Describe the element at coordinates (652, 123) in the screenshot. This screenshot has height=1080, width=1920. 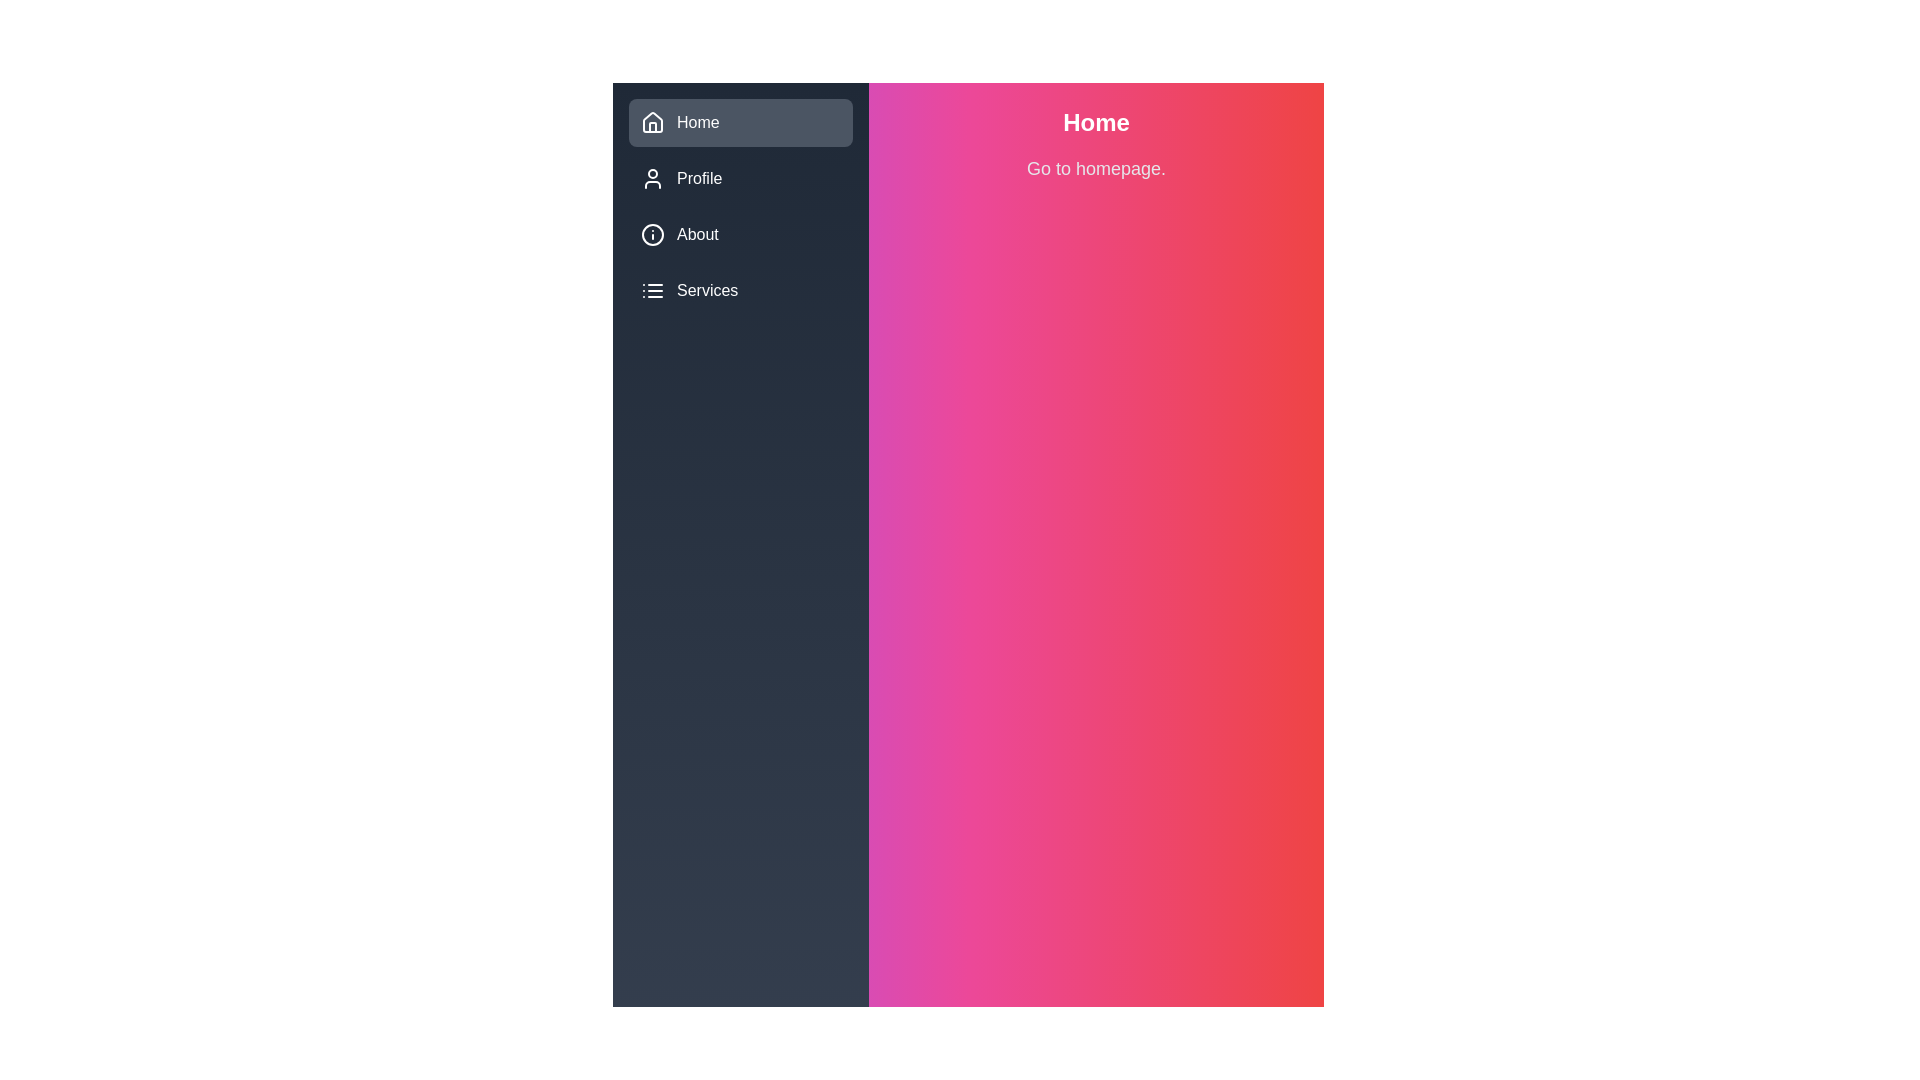
I see `the menu item corresponding to Home` at that location.